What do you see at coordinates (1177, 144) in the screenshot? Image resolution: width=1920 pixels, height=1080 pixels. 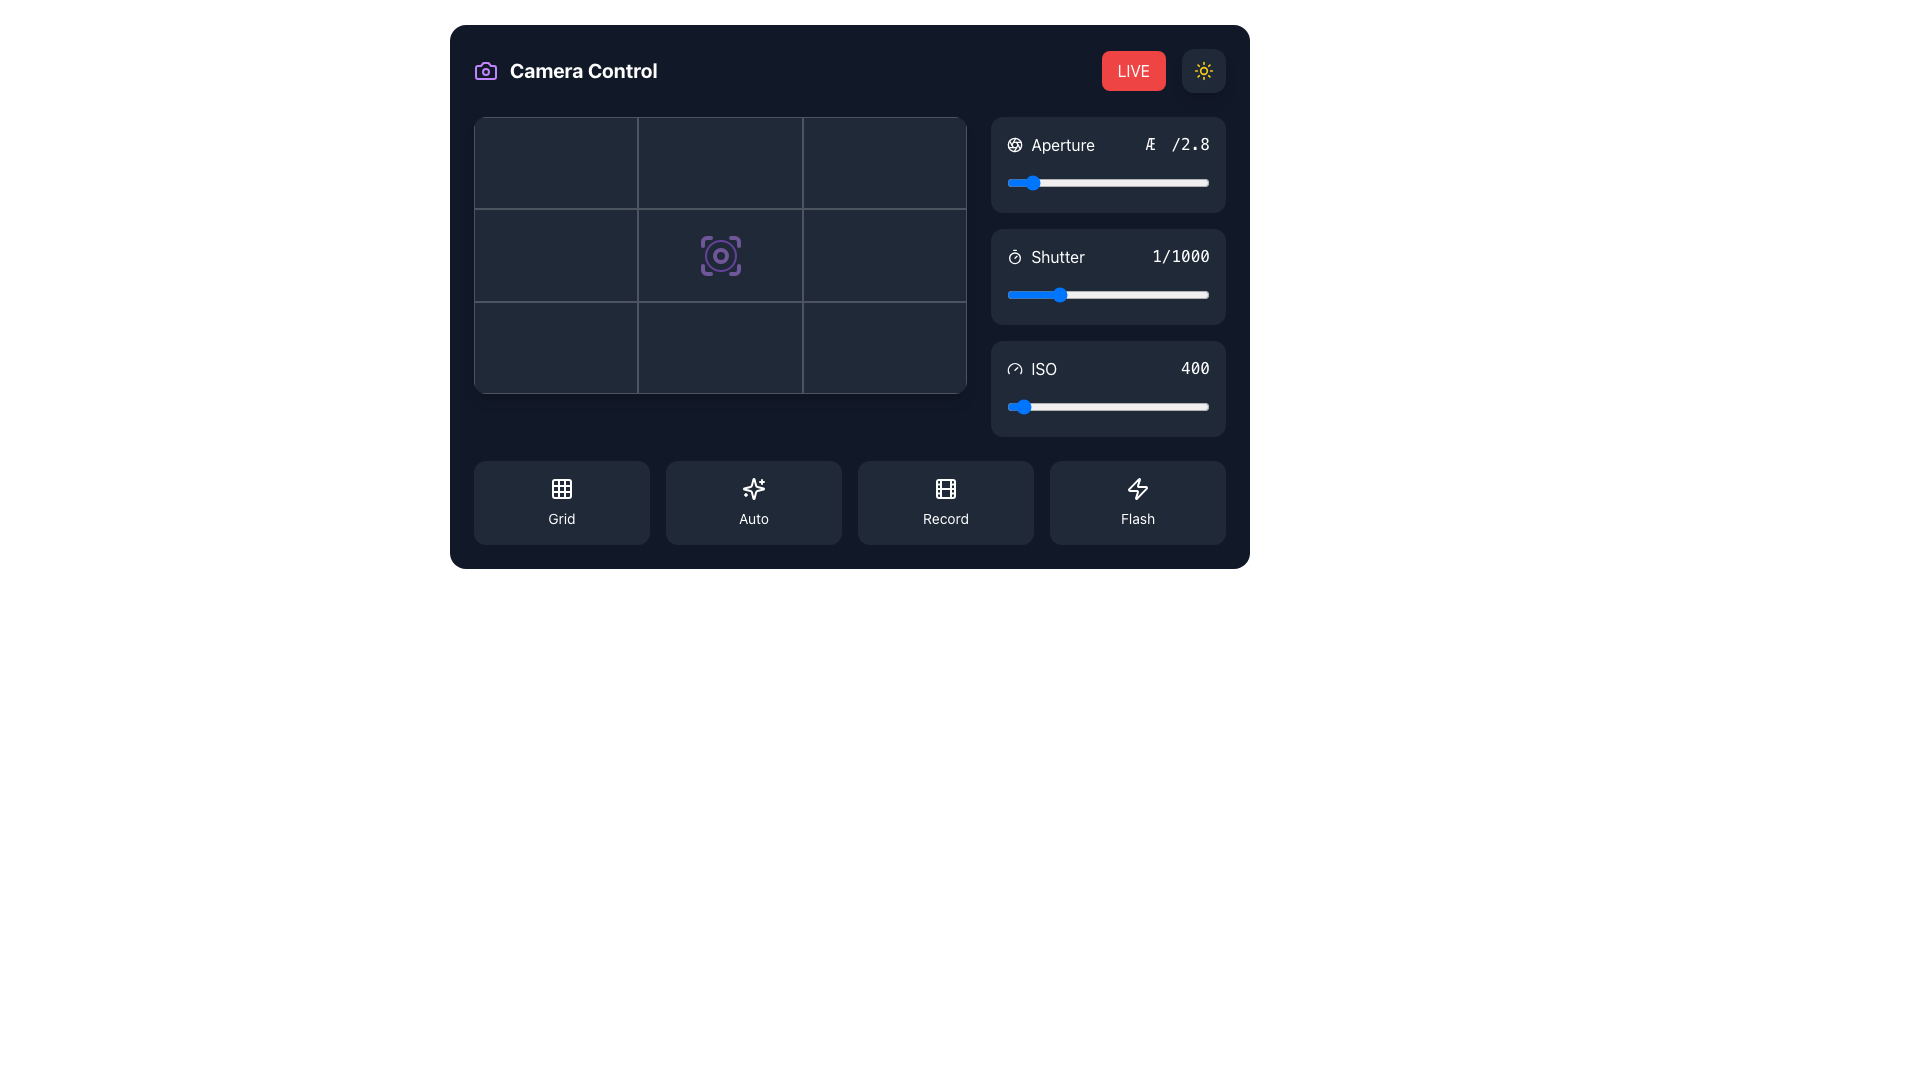 I see `the Informational Label displaying 'Æƒ/2.8' located in the top-right section of the interface within the 'Aperture' control group` at bounding box center [1177, 144].